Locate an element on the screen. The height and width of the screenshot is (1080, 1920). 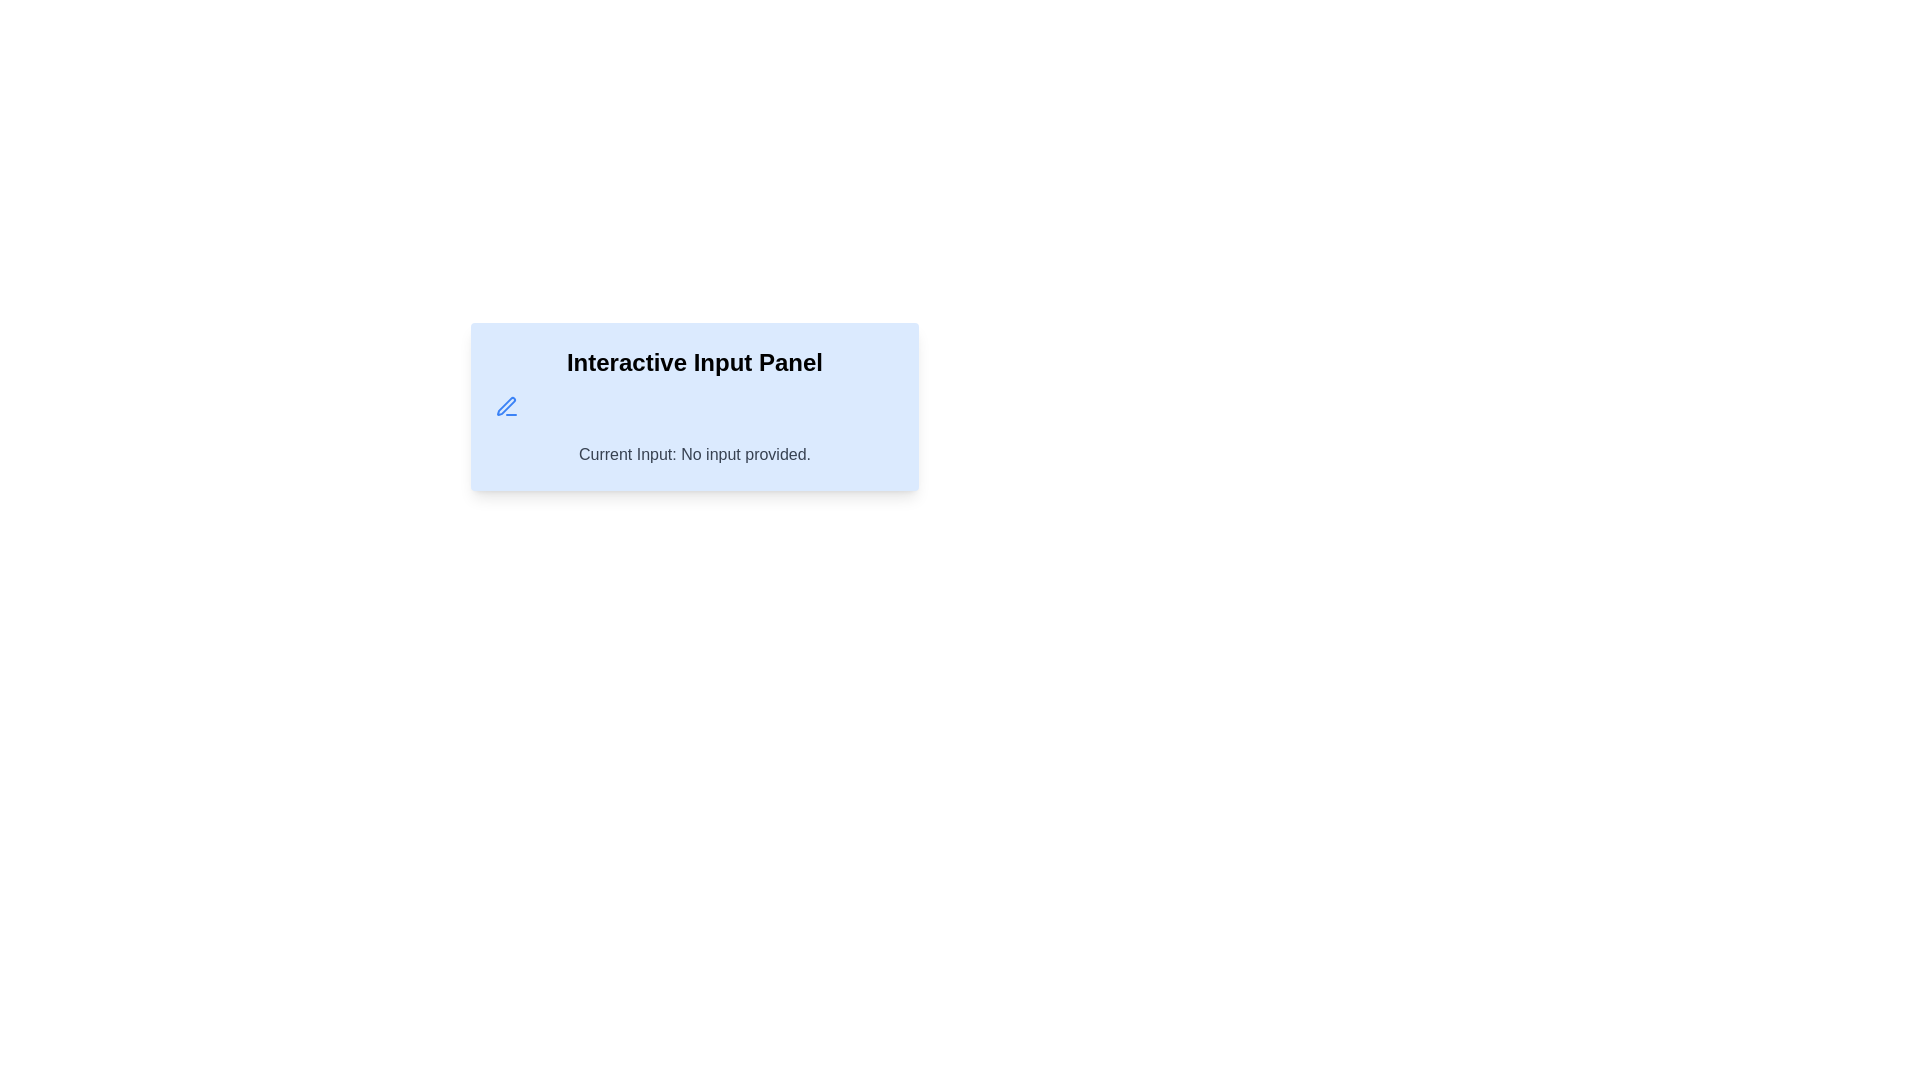
the small blue pen icon located at the far left of the 'Interactive Input Panel' is located at coordinates (507, 406).